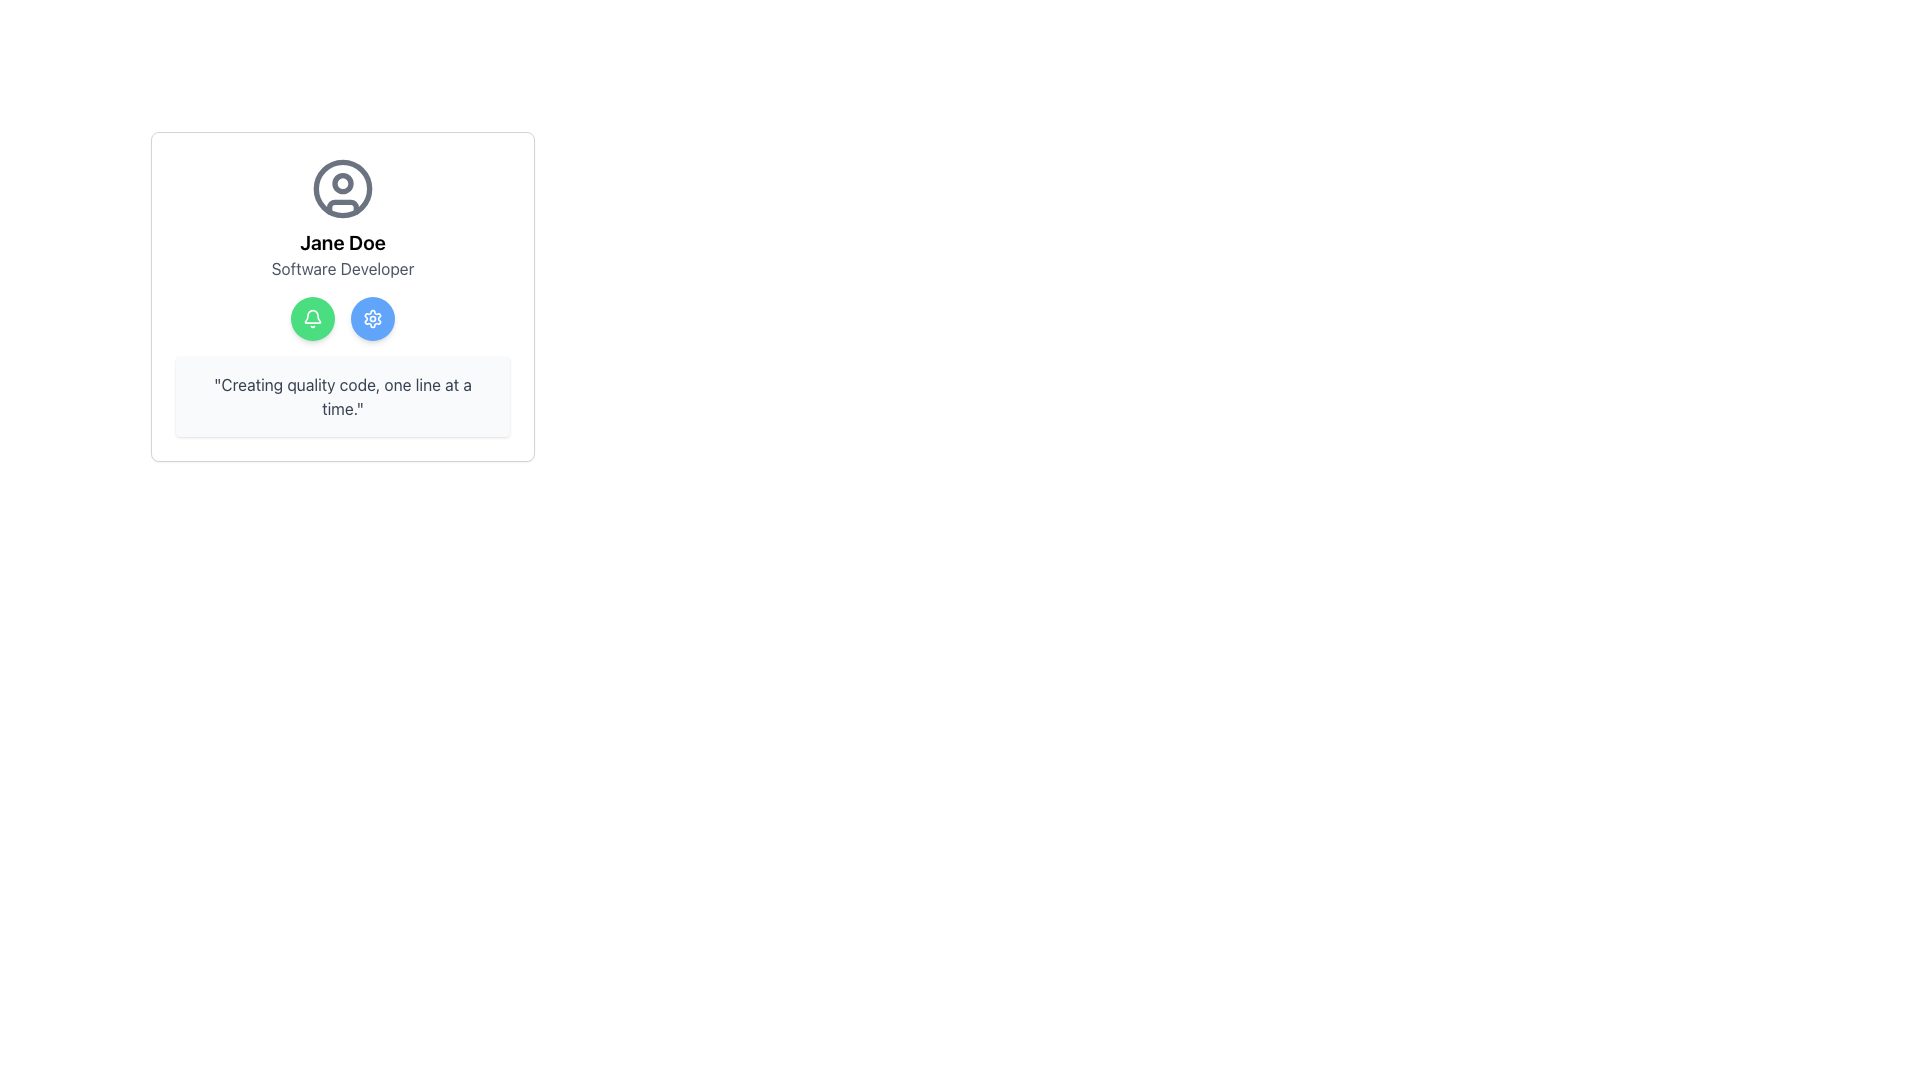 This screenshot has width=1920, height=1080. What do you see at coordinates (311, 318) in the screenshot?
I see `the small bell-shaped icon rendered in white color within a green circular background, located below the title 'Software Developer'` at bounding box center [311, 318].